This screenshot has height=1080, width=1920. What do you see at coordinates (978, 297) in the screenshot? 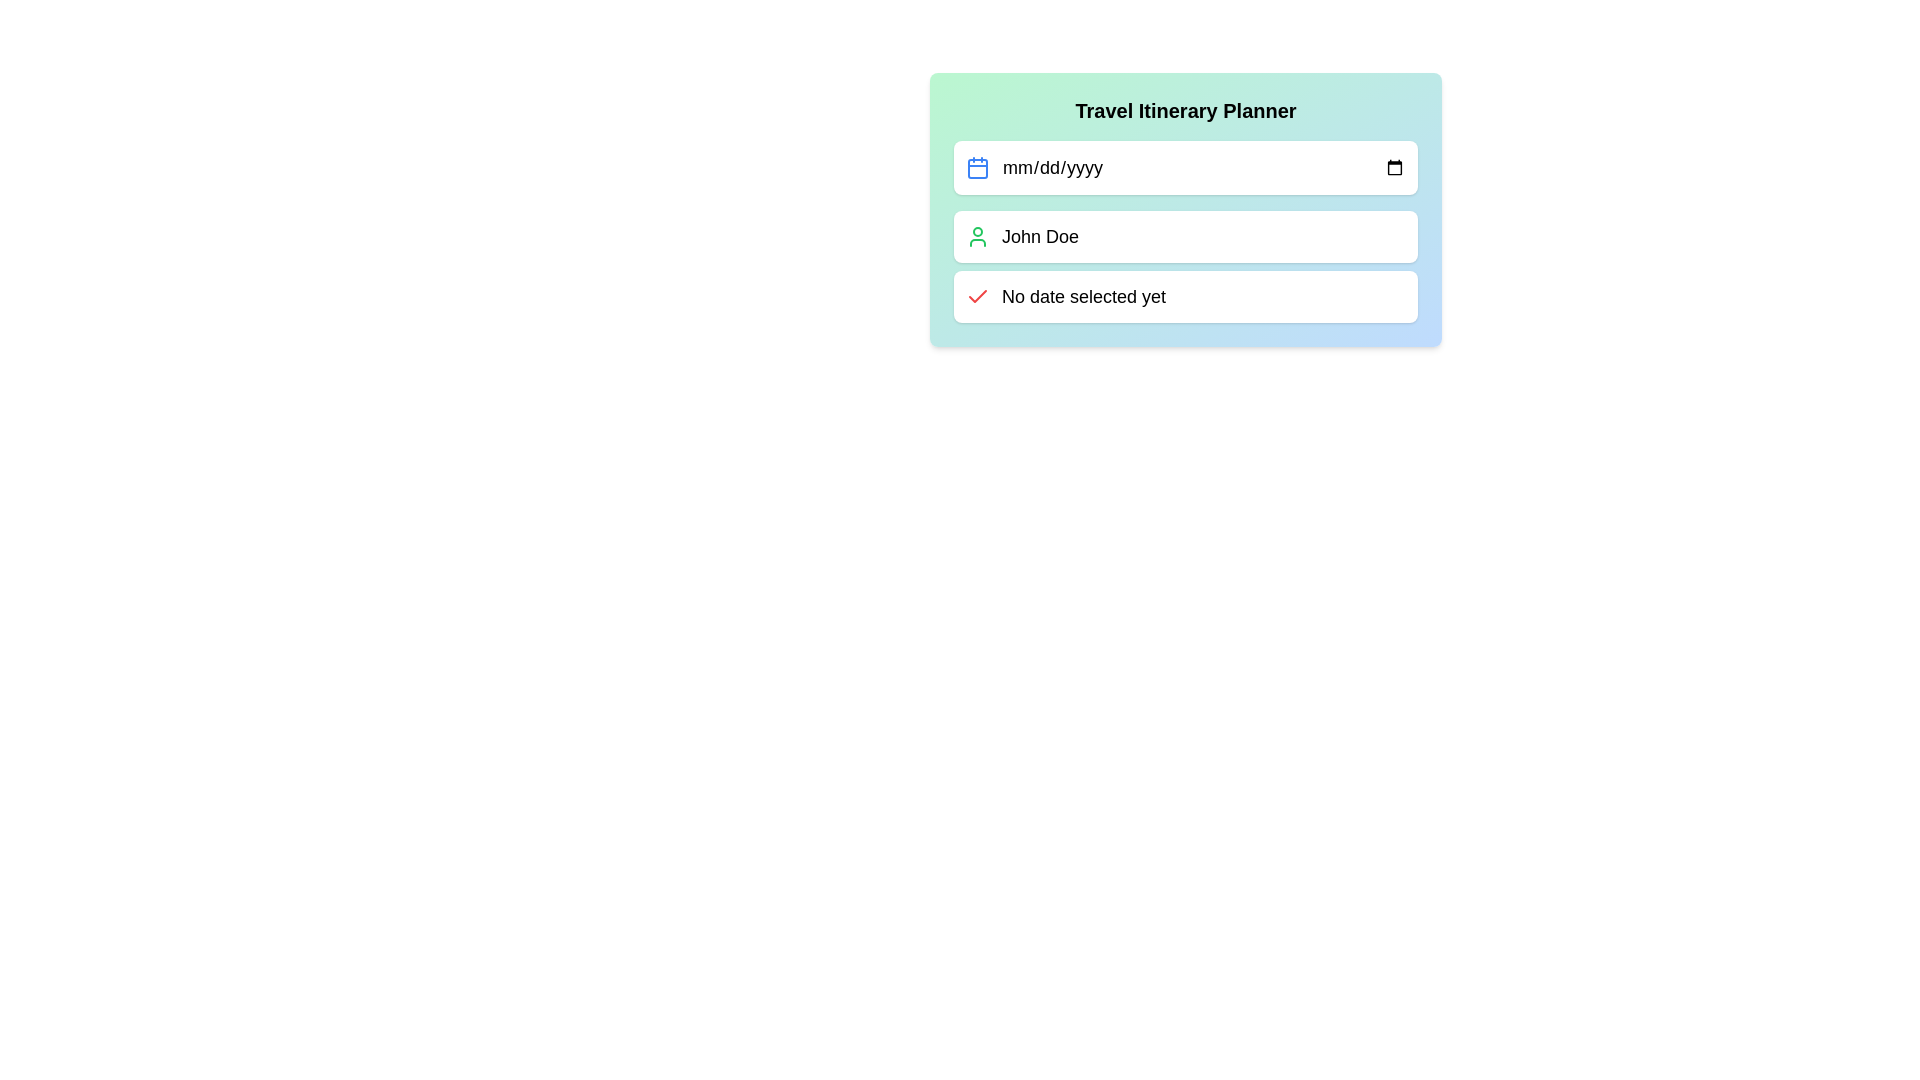
I see `the check icon indicating the status of 'No date selected yet', which is located on the leftmost side of the section` at bounding box center [978, 297].